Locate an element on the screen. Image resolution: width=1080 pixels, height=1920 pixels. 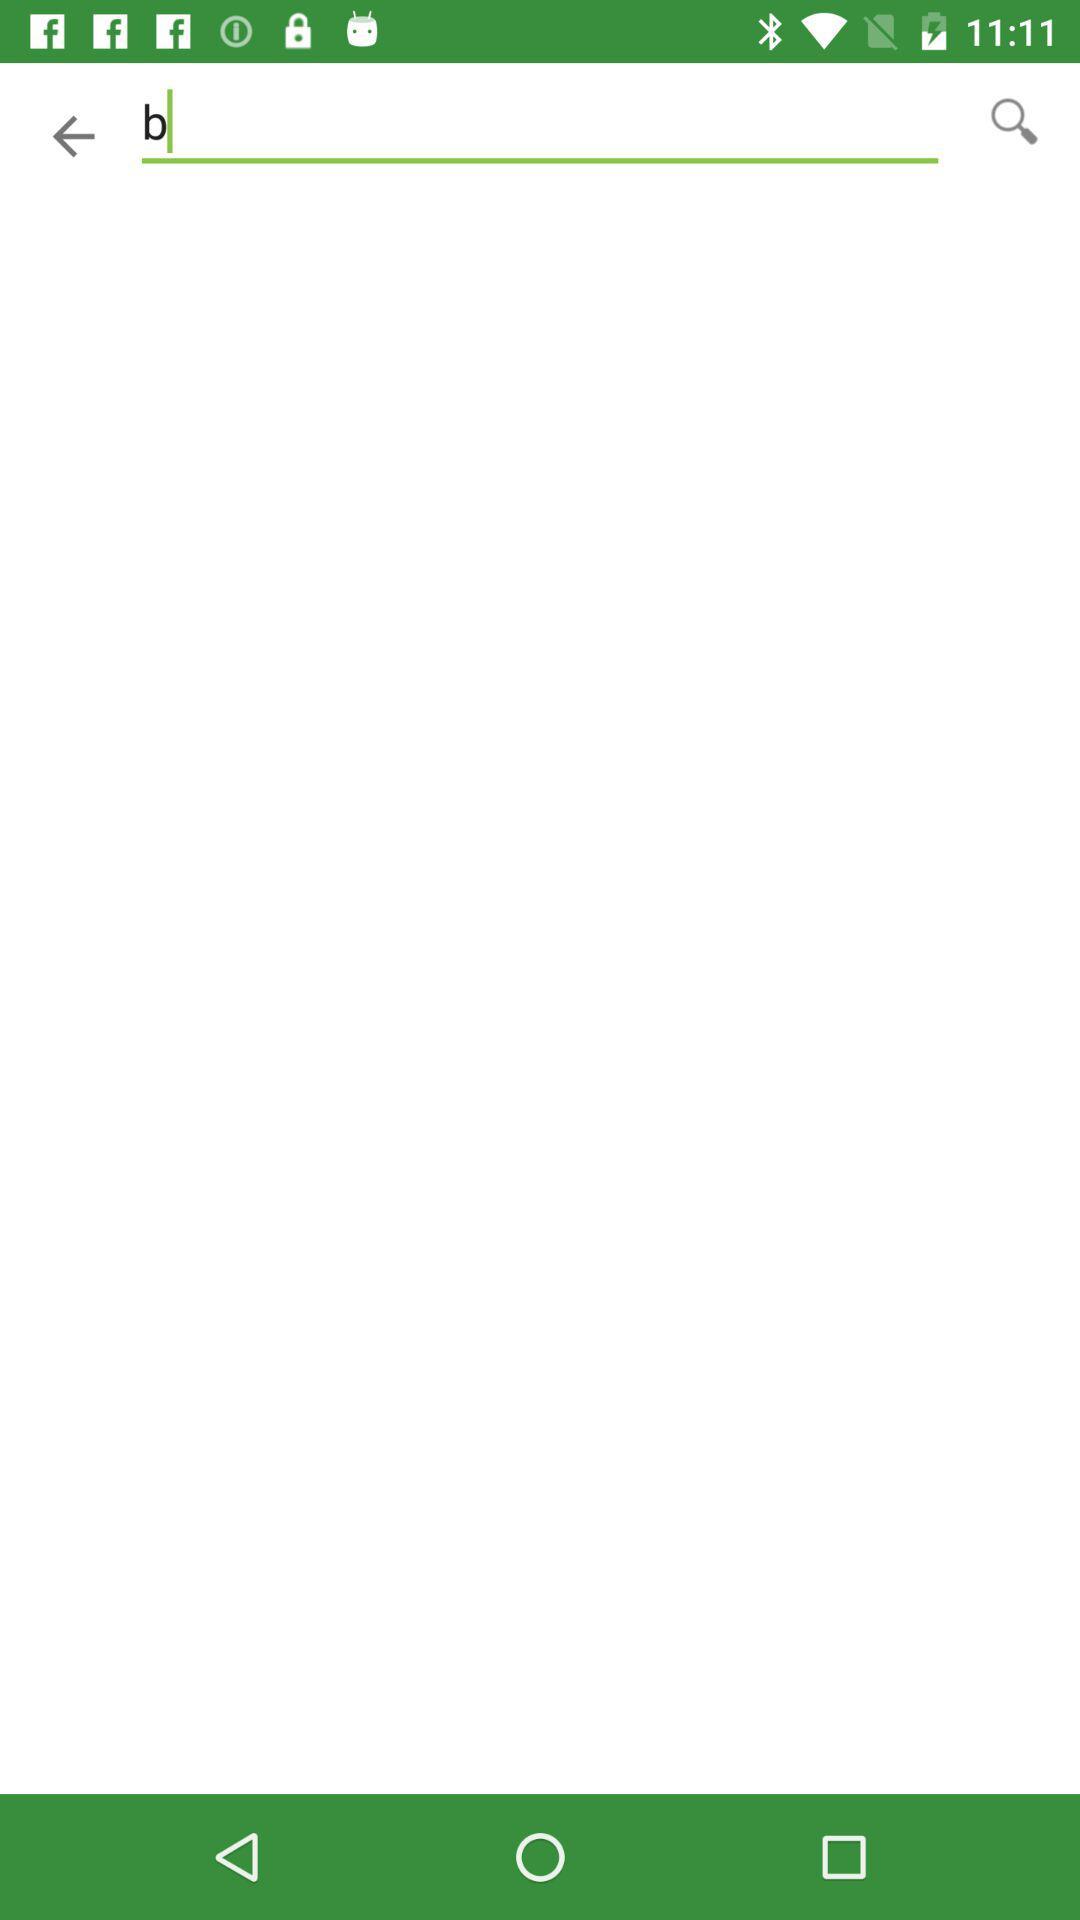
search input is located at coordinates (1014, 119).